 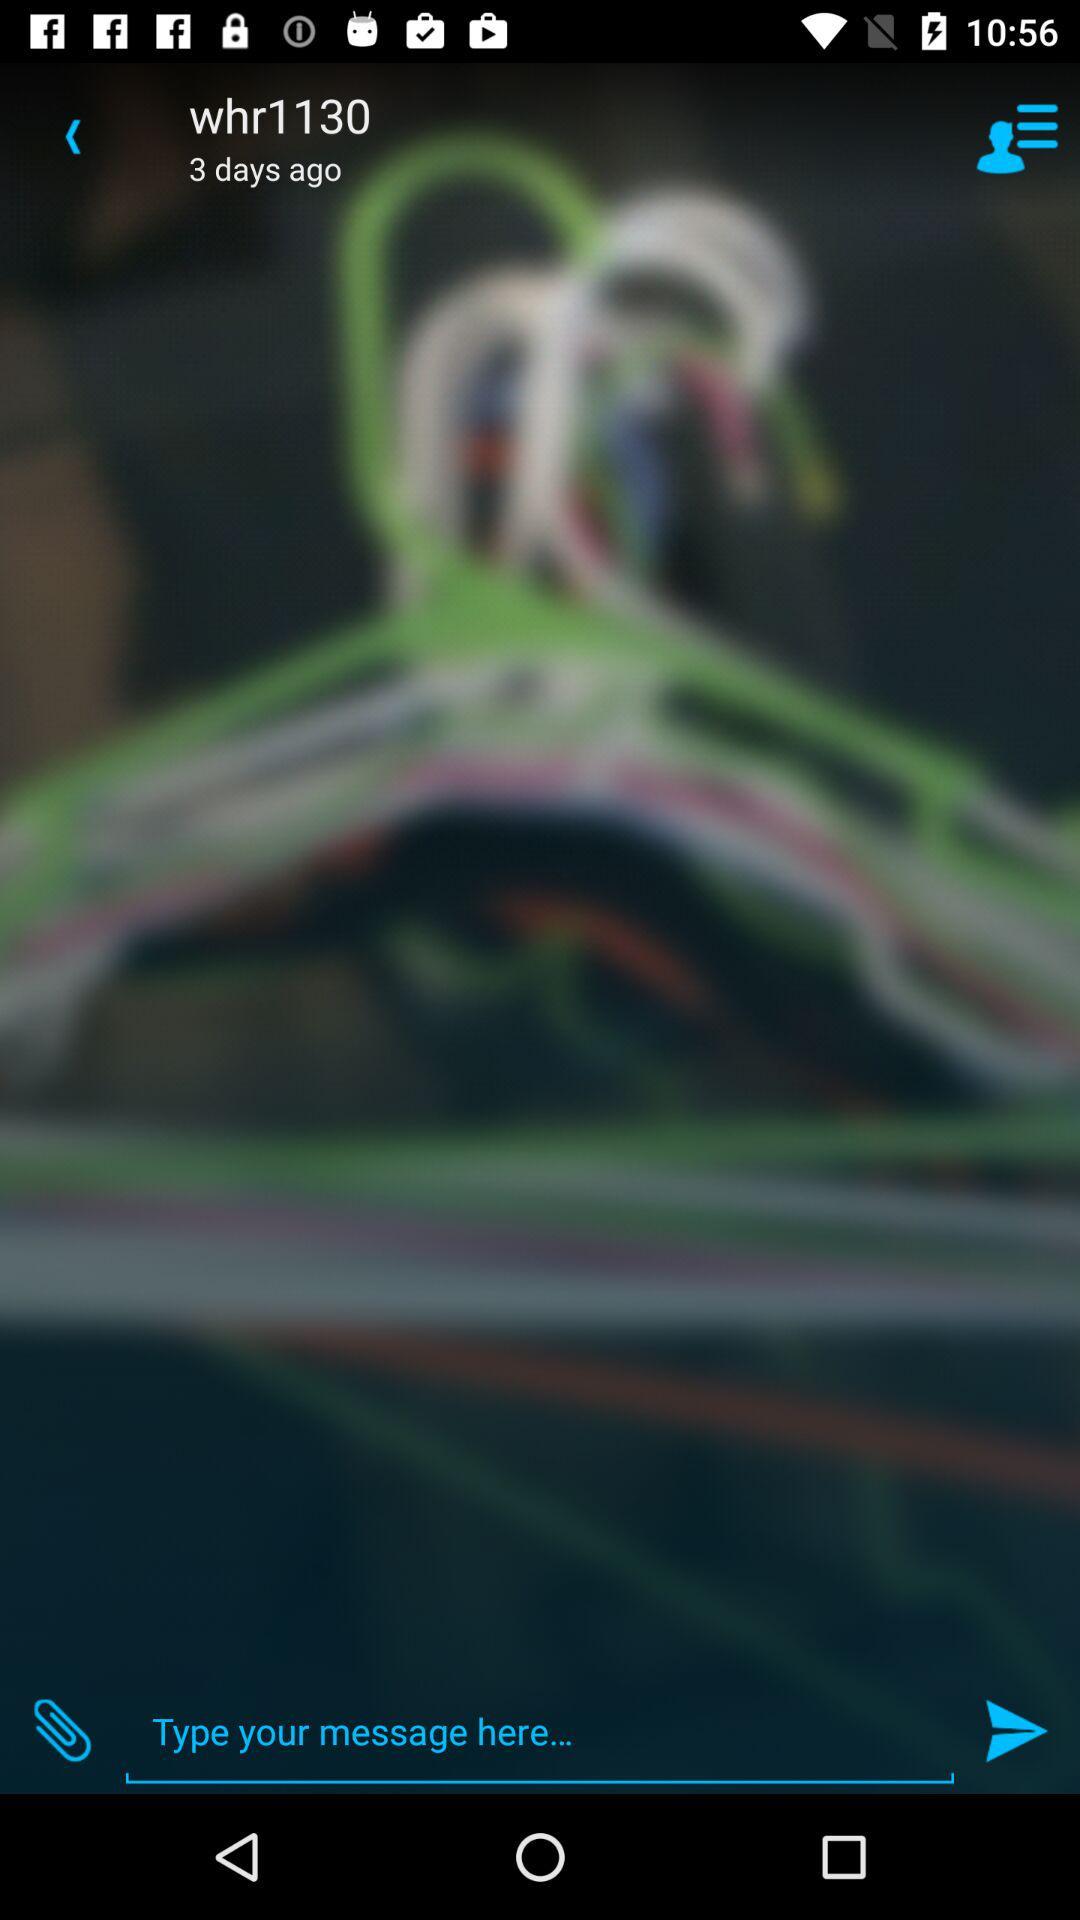 What do you see at coordinates (1017, 135) in the screenshot?
I see `the item at the top right corner` at bounding box center [1017, 135].